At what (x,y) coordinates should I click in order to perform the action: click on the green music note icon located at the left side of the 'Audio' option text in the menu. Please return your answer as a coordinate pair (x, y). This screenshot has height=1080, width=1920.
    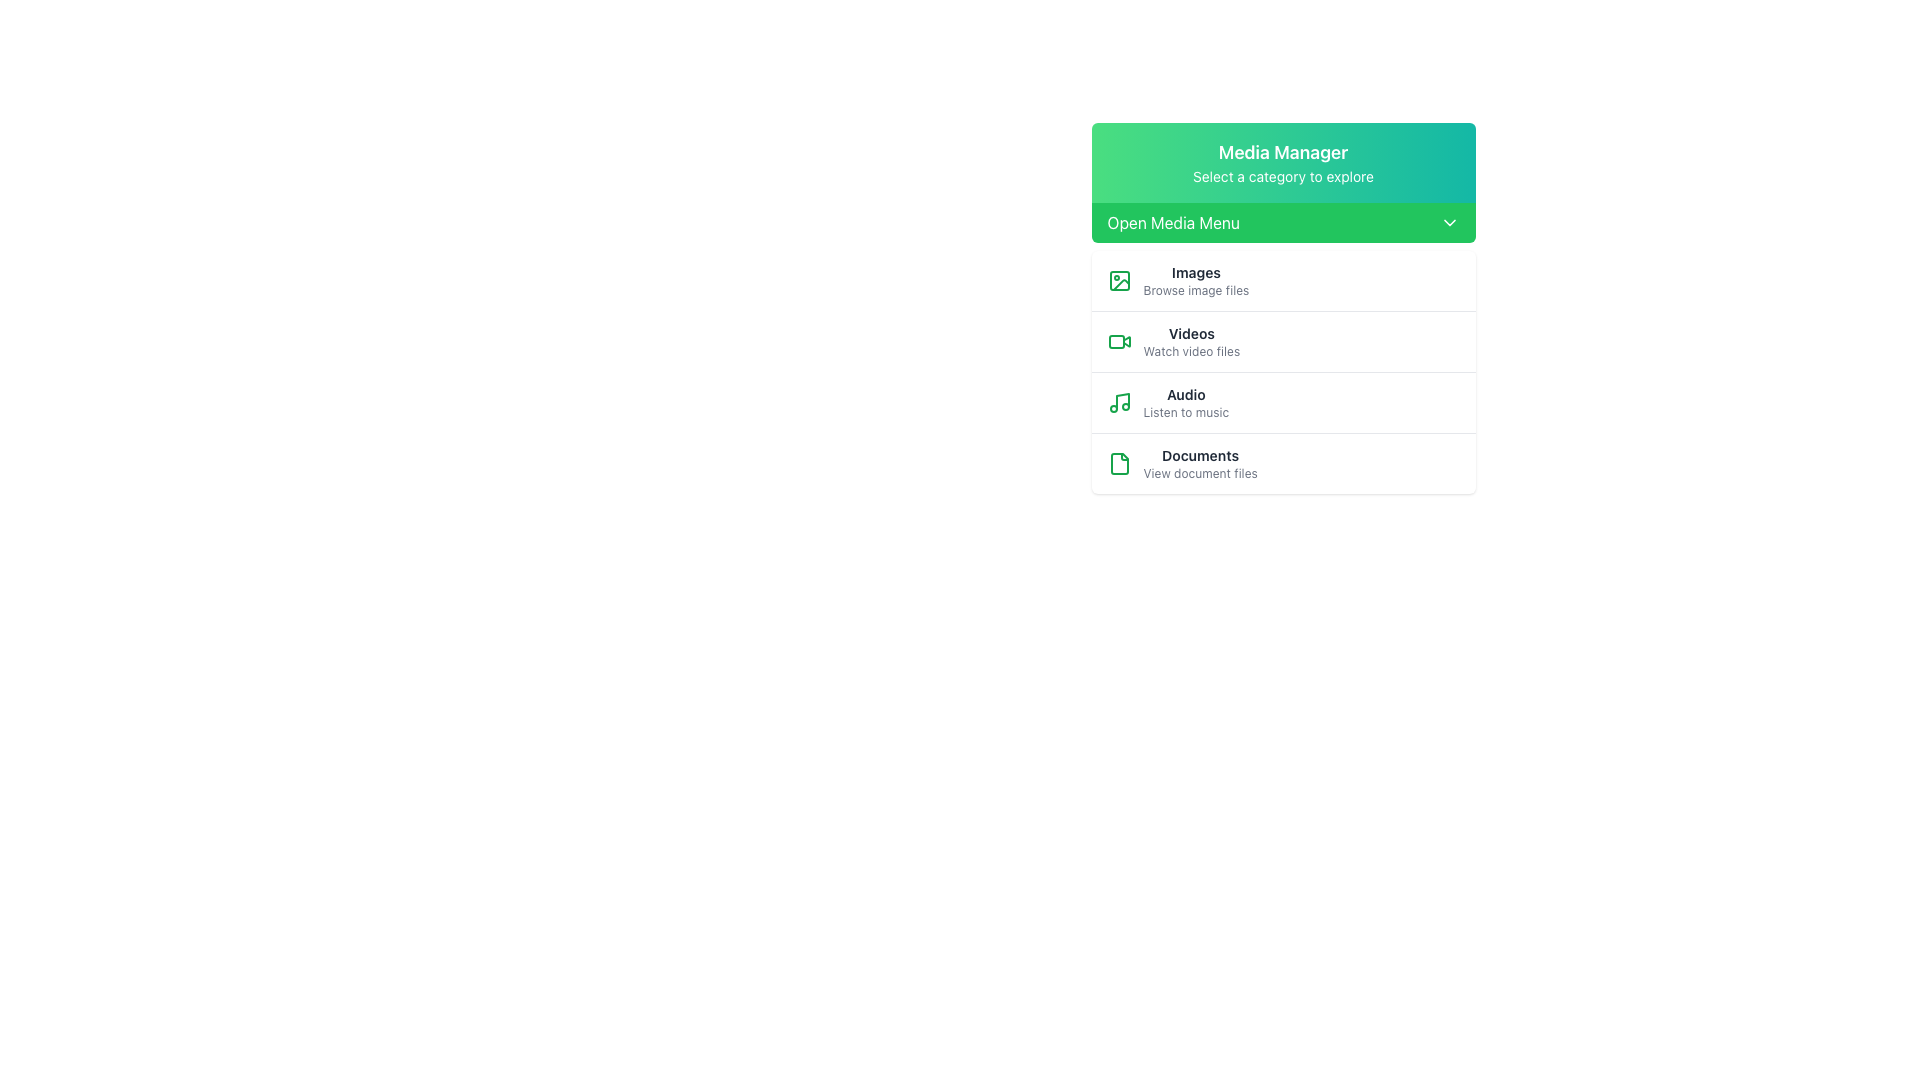
    Looking at the image, I should click on (1118, 402).